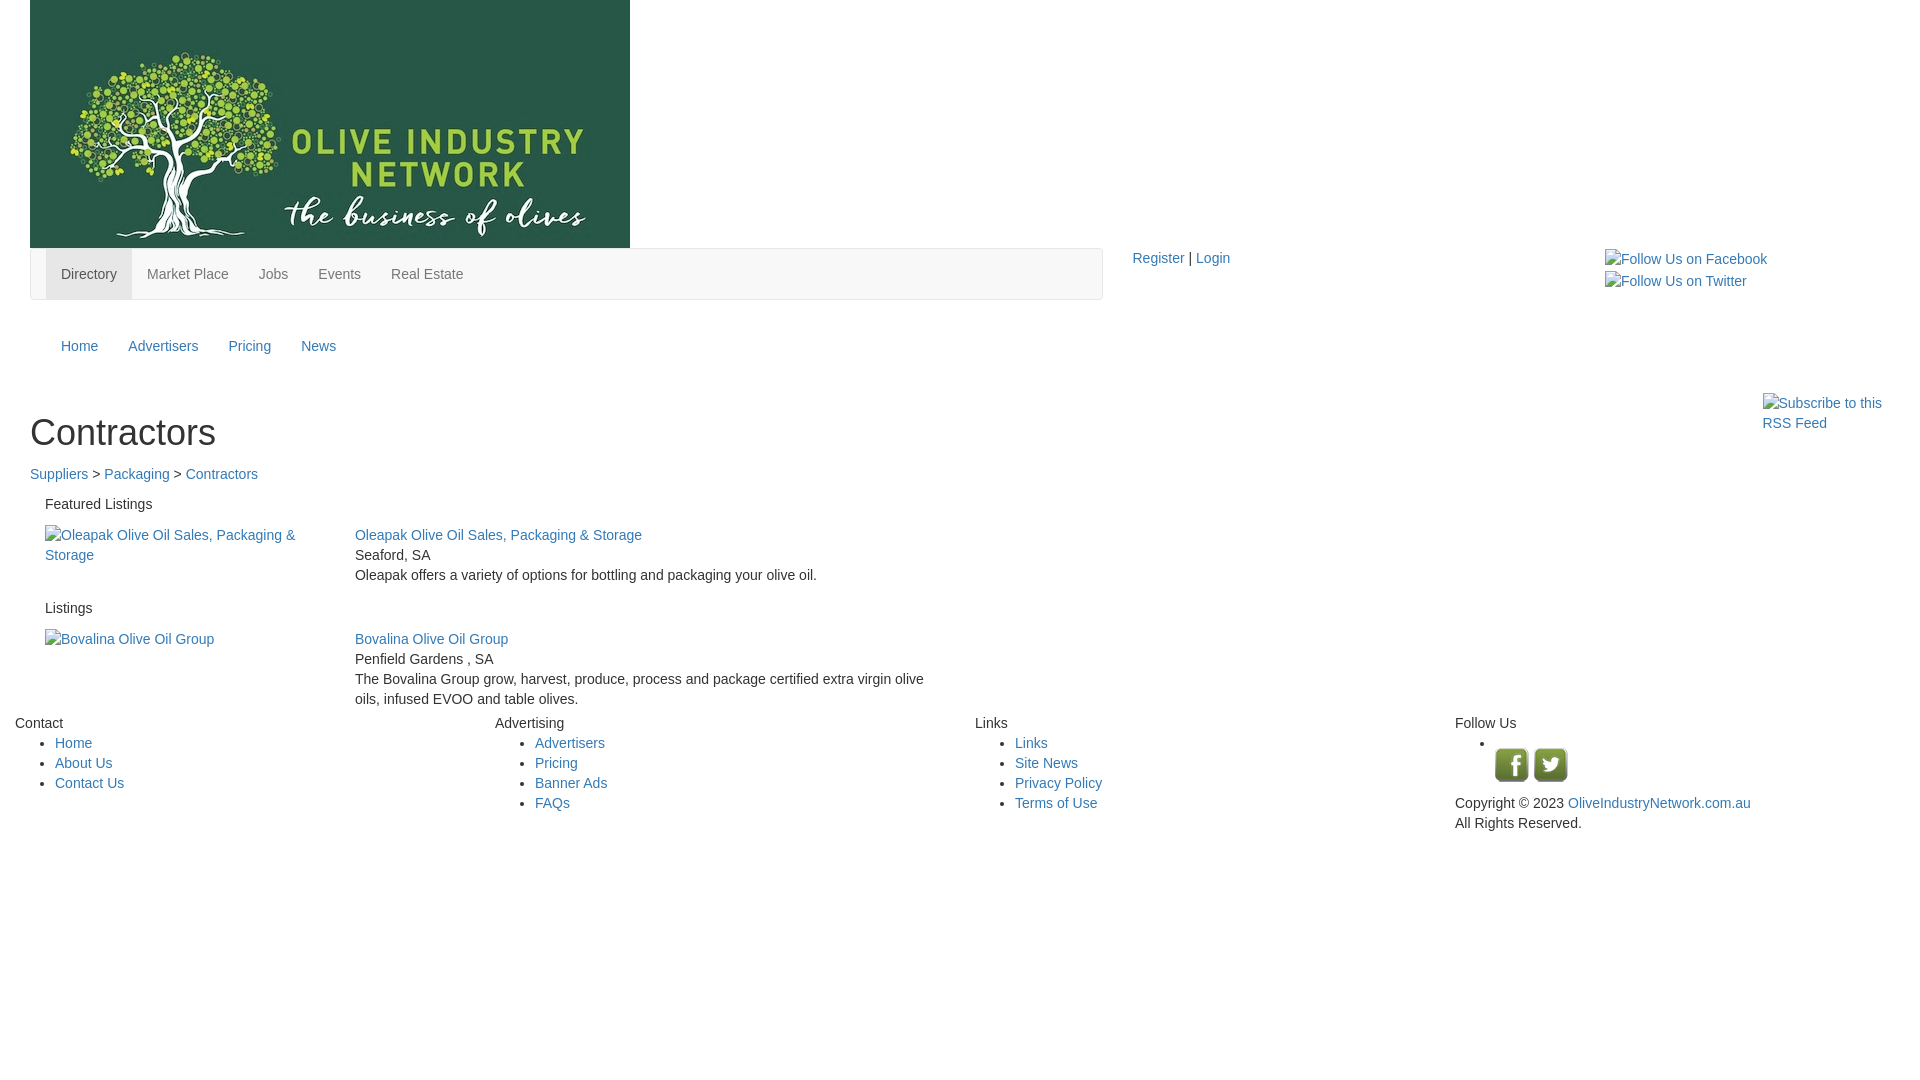  I want to click on 'Real Estate', so click(426, 273).